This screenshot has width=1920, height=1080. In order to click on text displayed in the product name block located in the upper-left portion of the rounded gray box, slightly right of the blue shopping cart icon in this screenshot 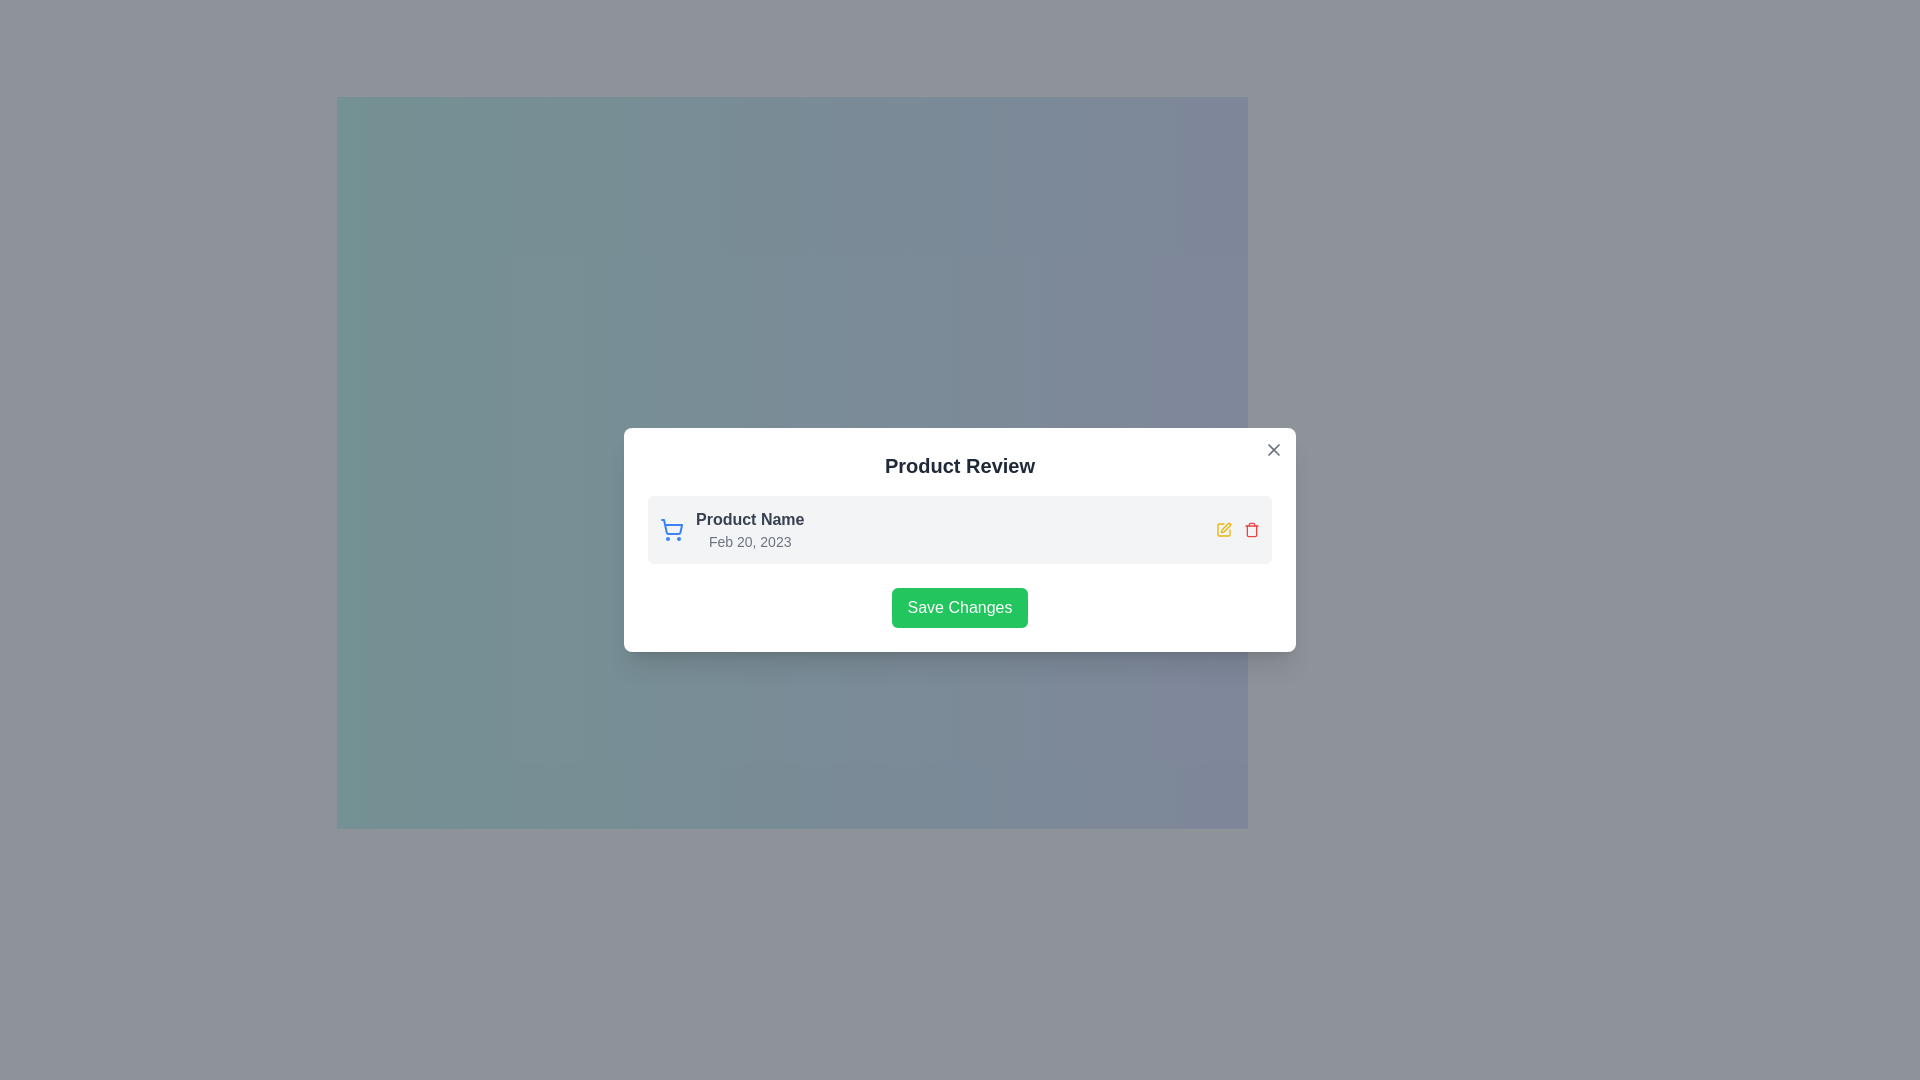, I will do `click(749, 528)`.